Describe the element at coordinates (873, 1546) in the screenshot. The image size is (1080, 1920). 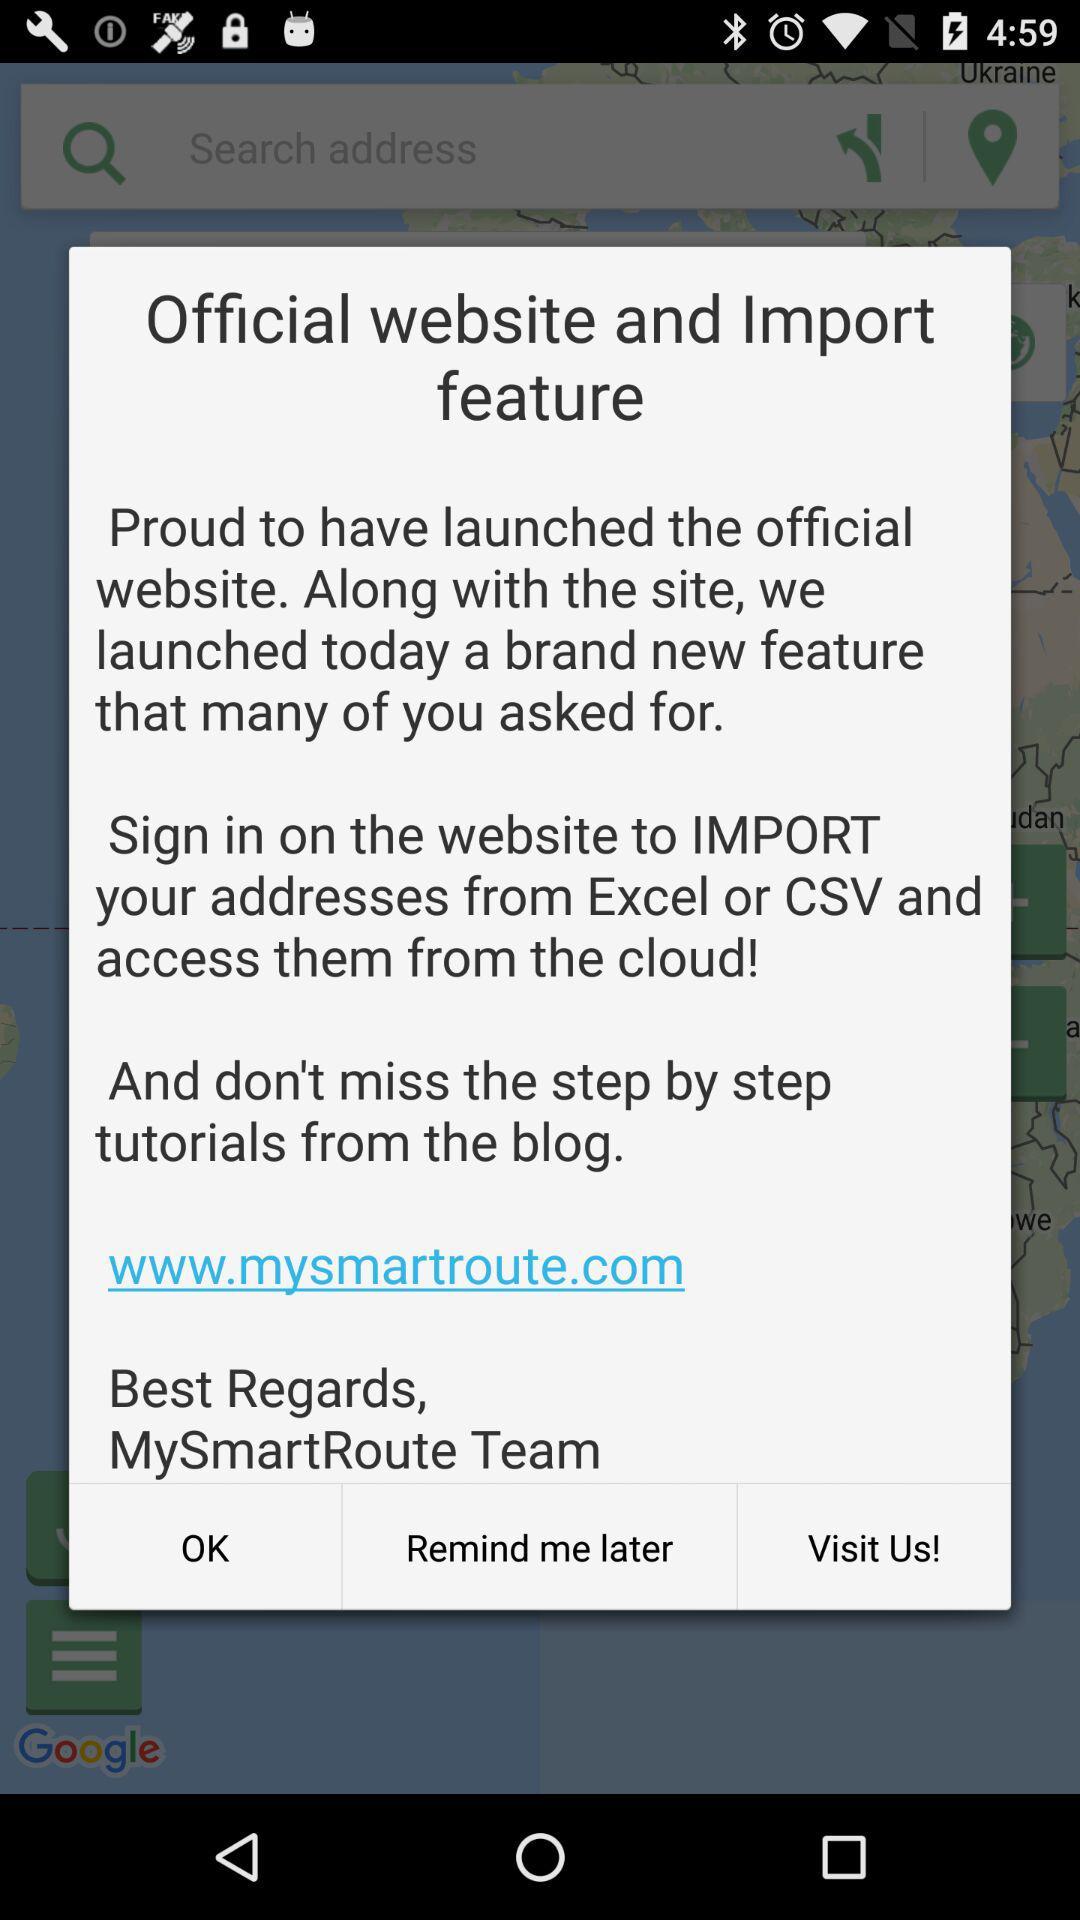
I see `the visit us!` at that location.